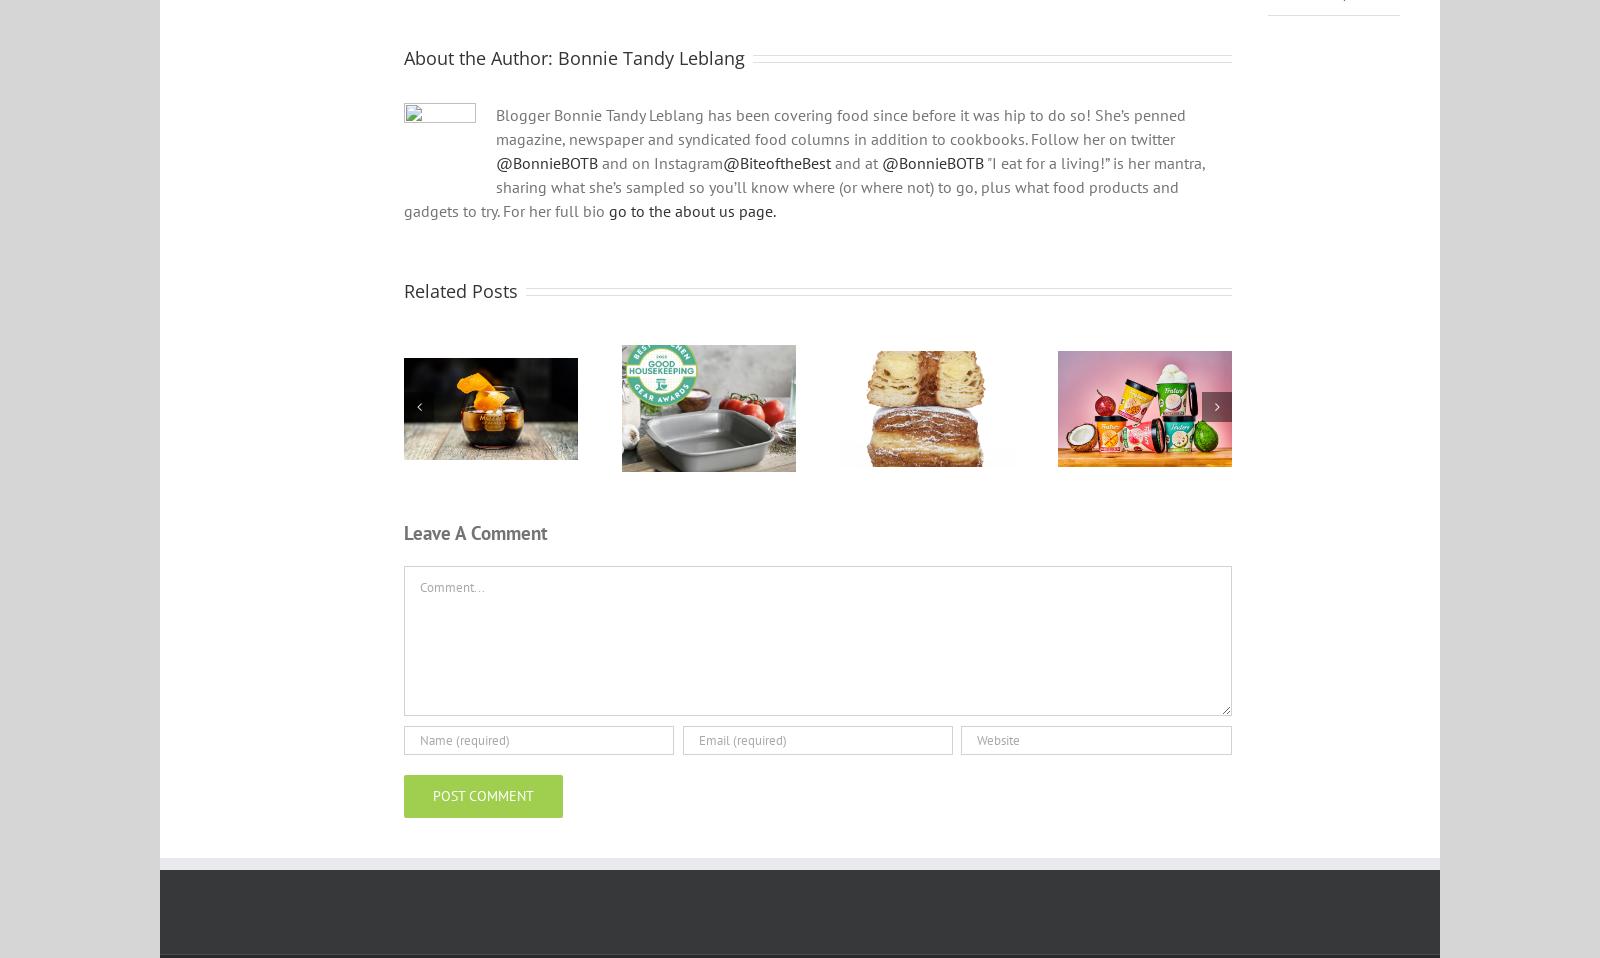 This screenshot has width=1600, height=958. What do you see at coordinates (660, 174) in the screenshot?
I see `'and on Instagram'` at bounding box center [660, 174].